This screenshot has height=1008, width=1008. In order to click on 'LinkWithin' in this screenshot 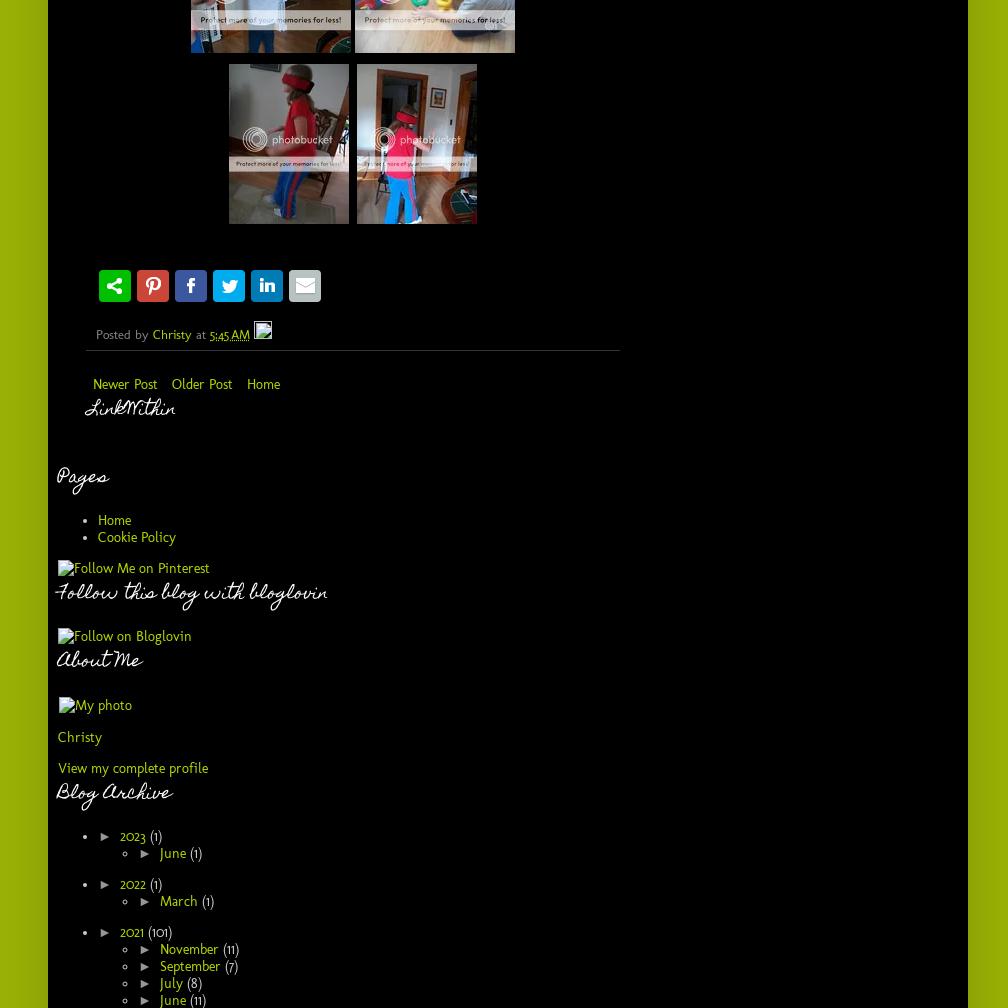, I will do `click(87, 409)`.